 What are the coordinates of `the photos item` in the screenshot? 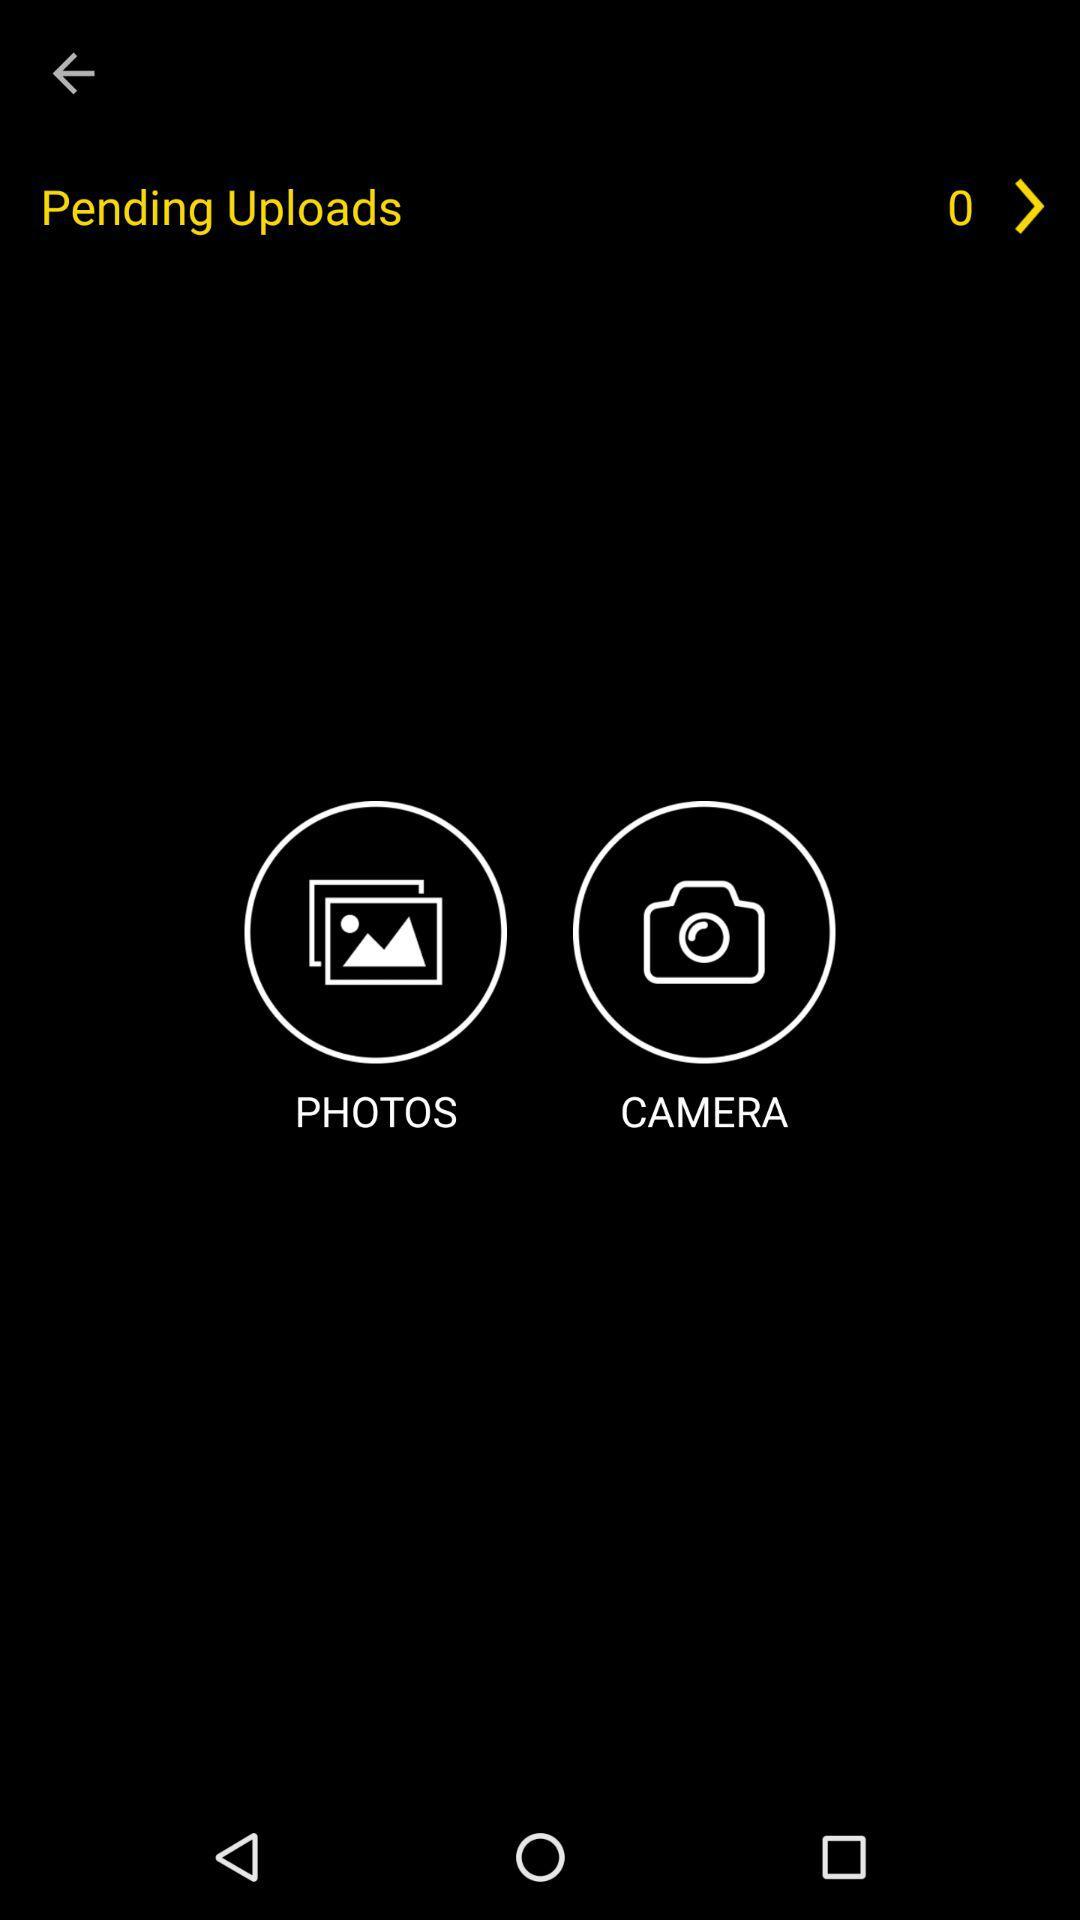 It's located at (375, 970).